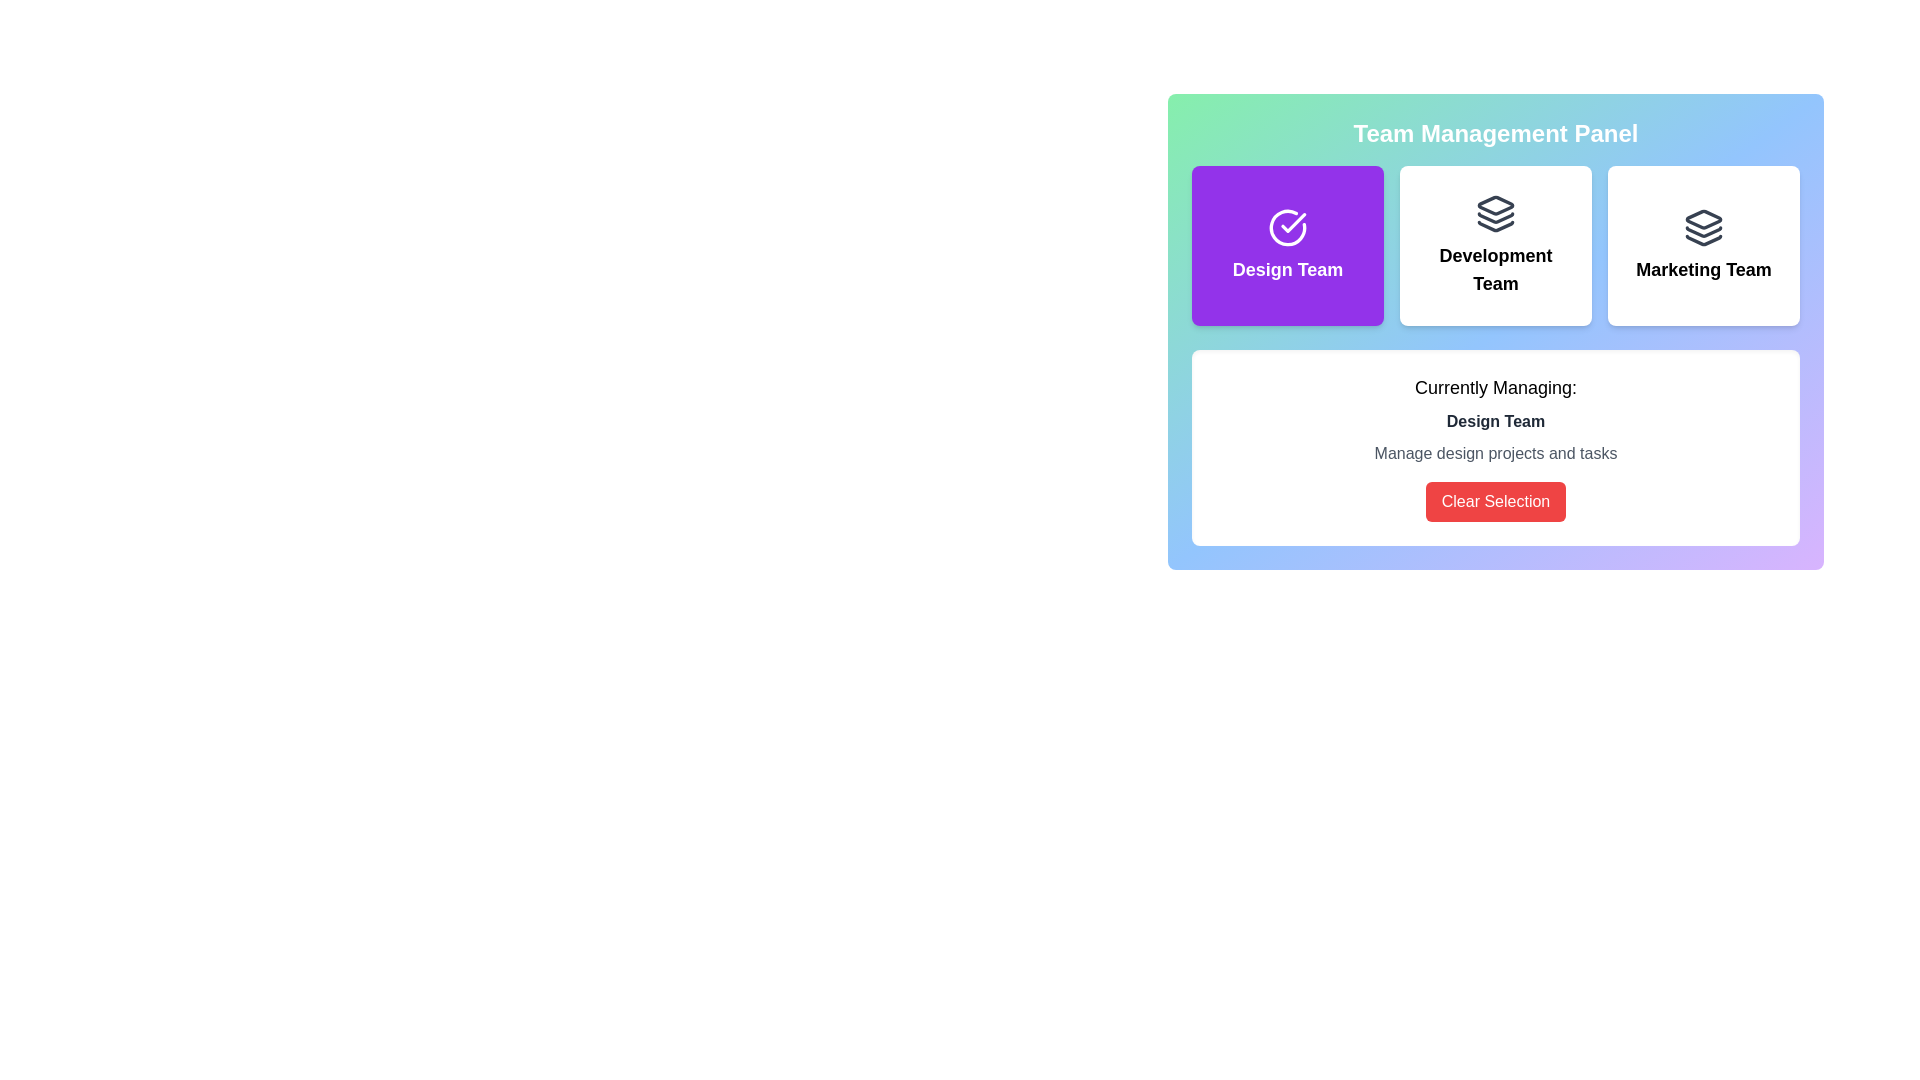 The height and width of the screenshot is (1080, 1920). I want to click on the 'Marketing Team' label located in the third position of the horizontal set of team cards, which is centered in its card and appears below an icon symbolizing stacked layers, so click(1703, 245).